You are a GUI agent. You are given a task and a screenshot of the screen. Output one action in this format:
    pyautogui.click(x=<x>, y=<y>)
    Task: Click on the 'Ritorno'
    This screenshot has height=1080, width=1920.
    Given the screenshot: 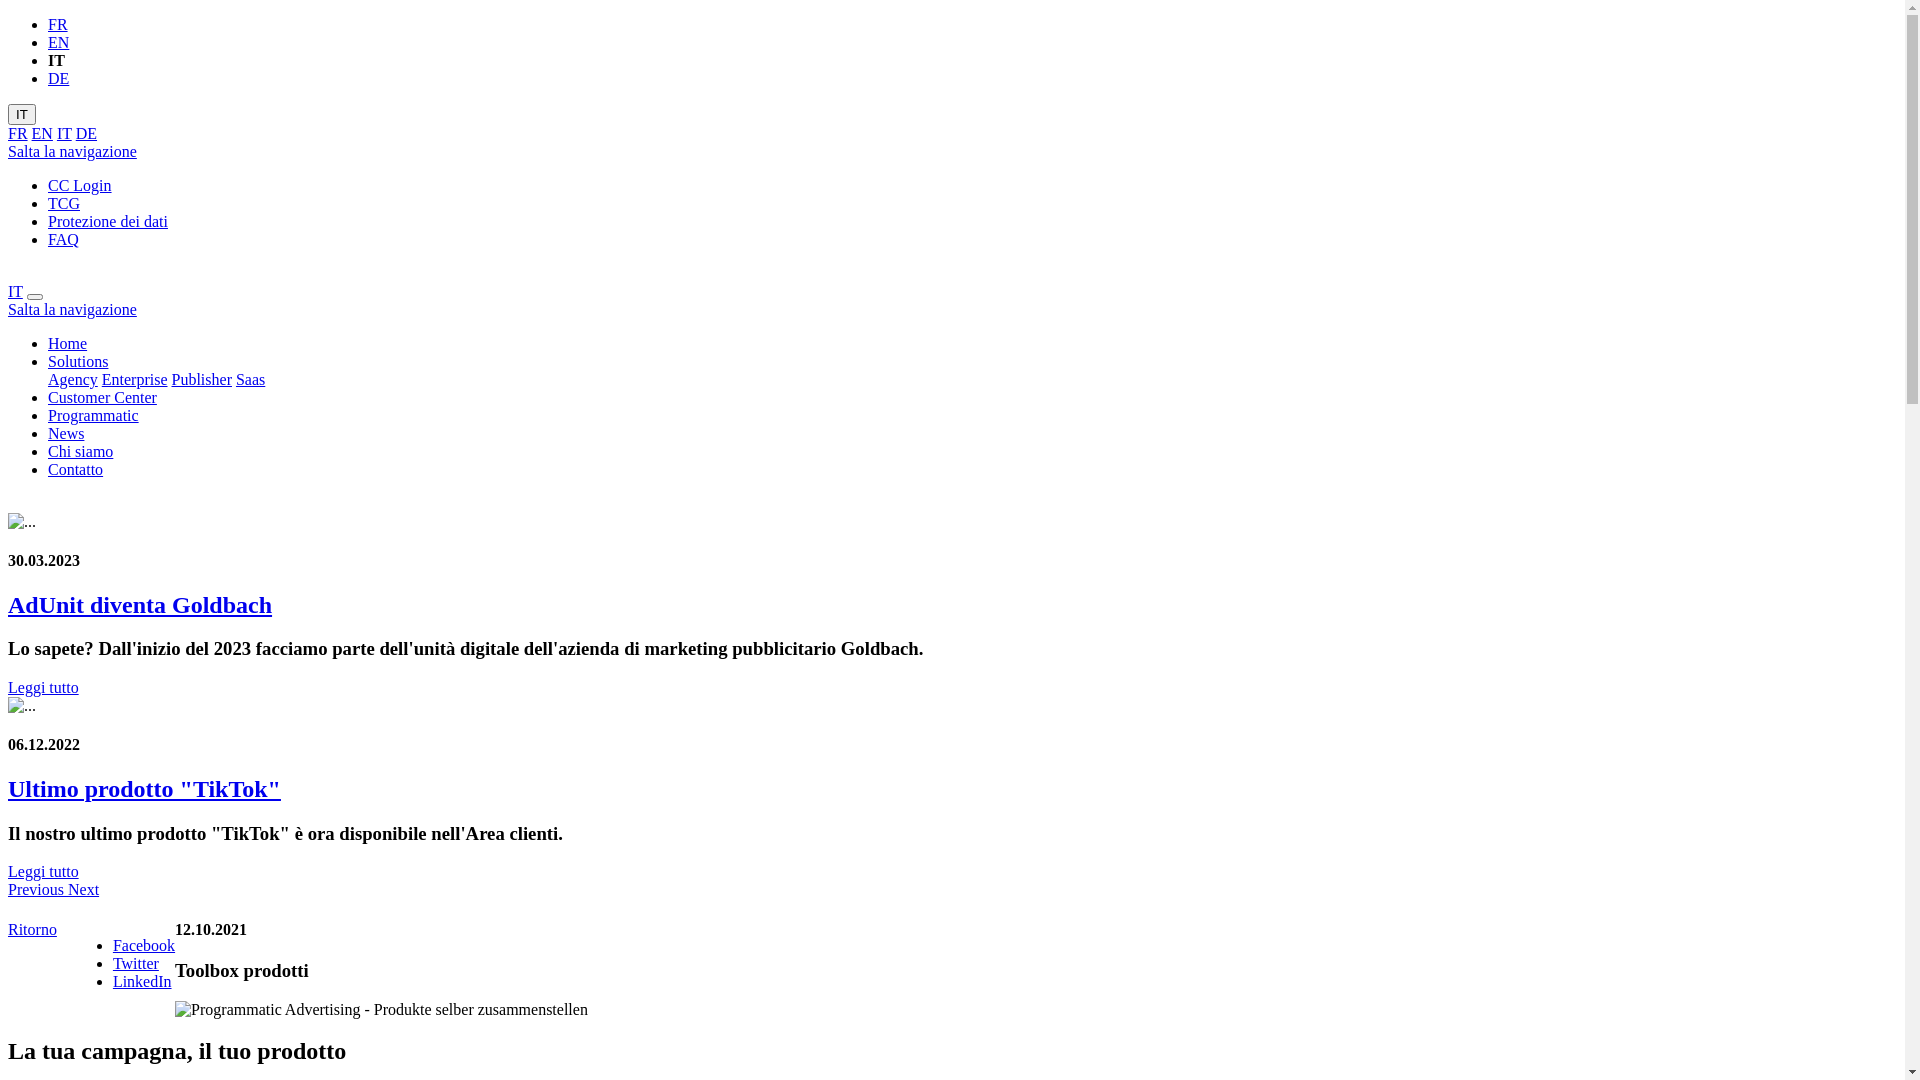 What is the action you would take?
    pyautogui.click(x=8, y=929)
    